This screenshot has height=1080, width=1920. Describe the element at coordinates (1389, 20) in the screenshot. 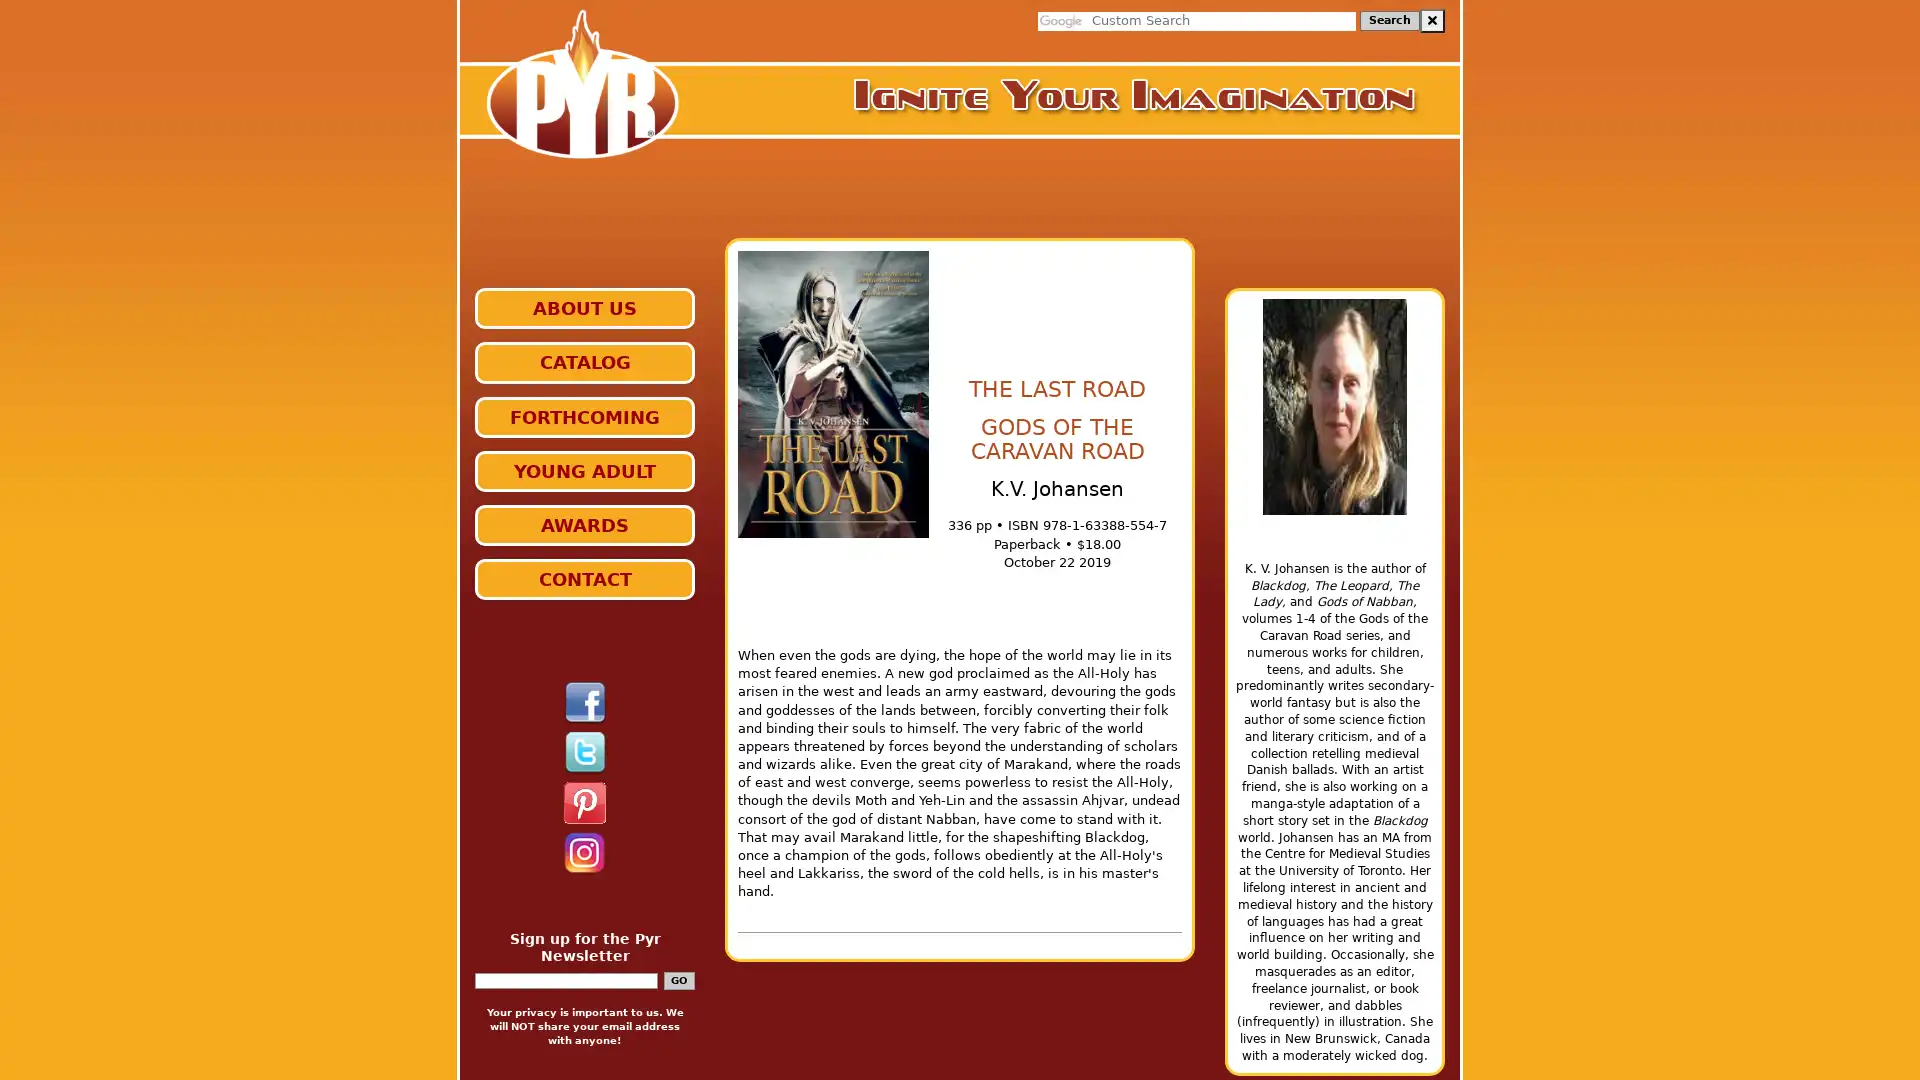

I see `Search` at that location.